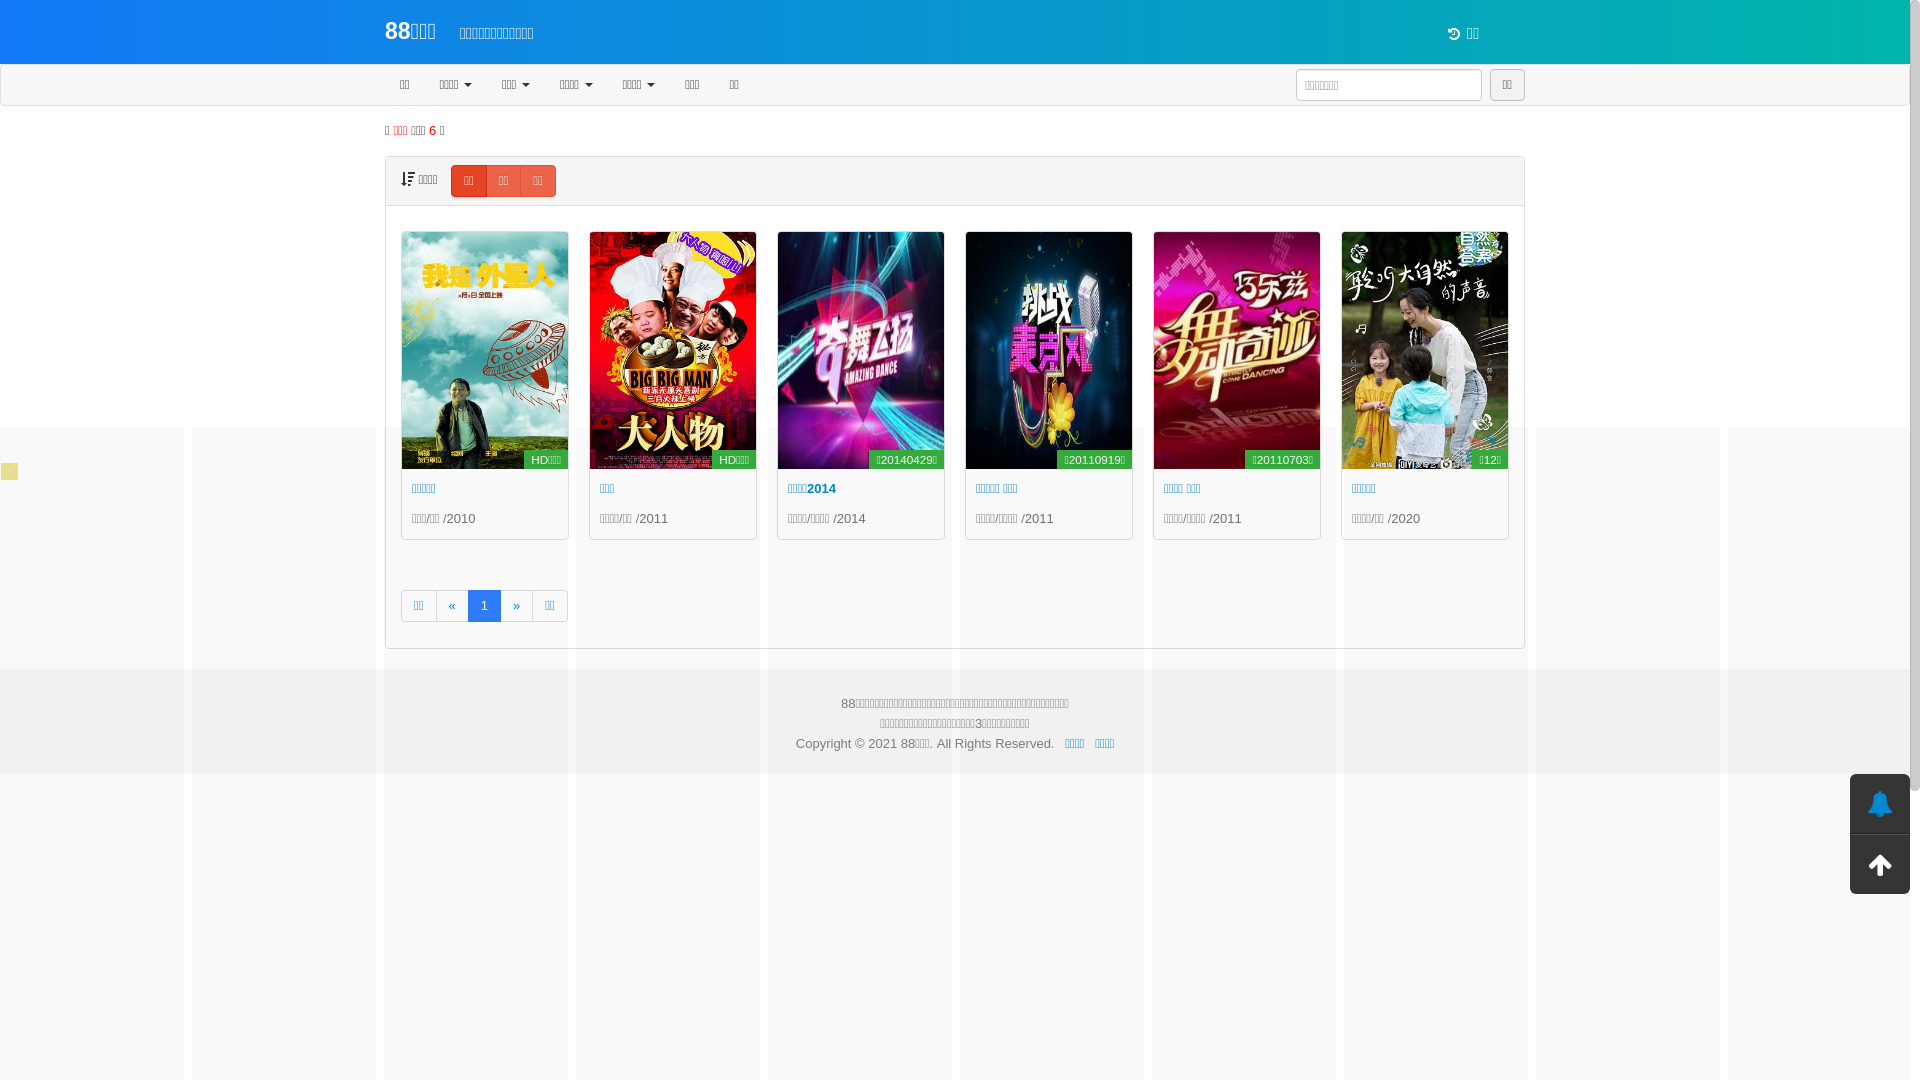 The image size is (1920, 1080). I want to click on '2020', so click(1390, 517).